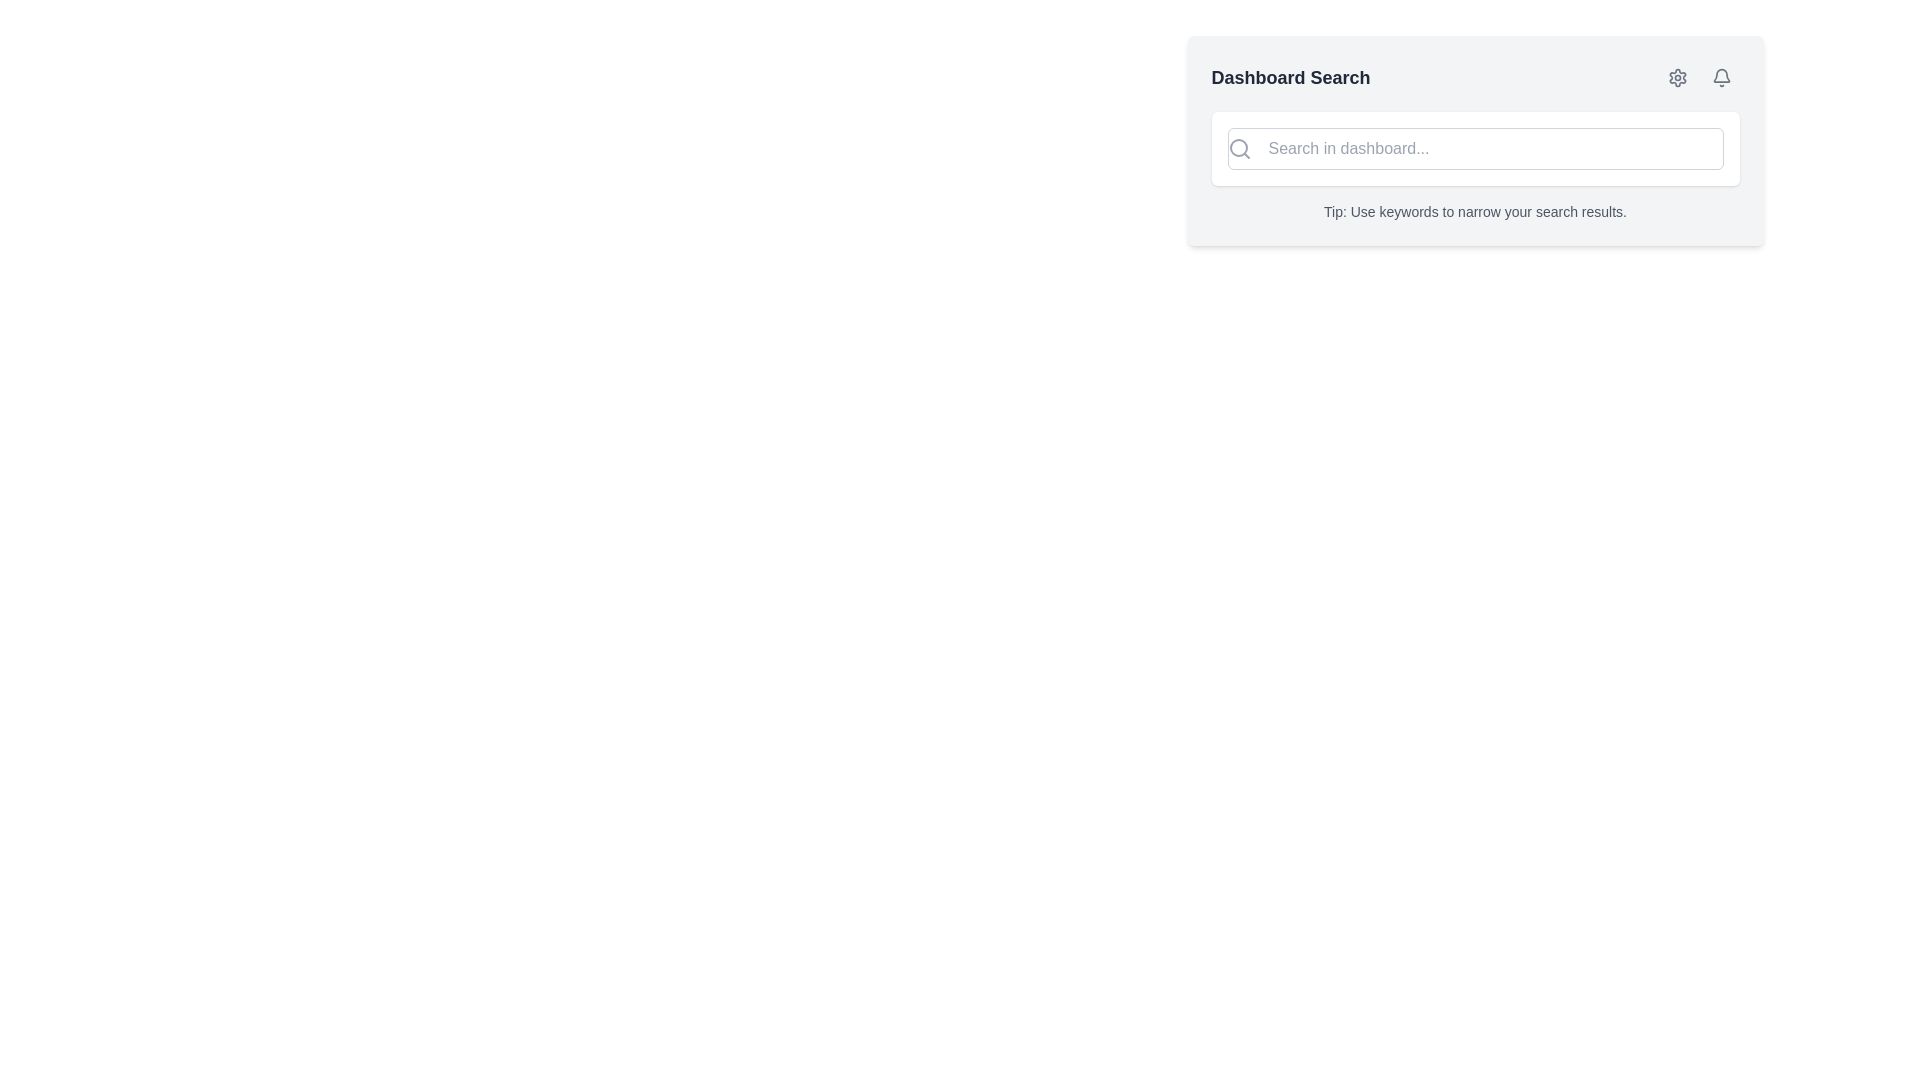  What do you see at coordinates (1720, 76) in the screenshot?
I see `the notification bell icon located in the top-right corner of the interface` at bounding box center [1720, 76].